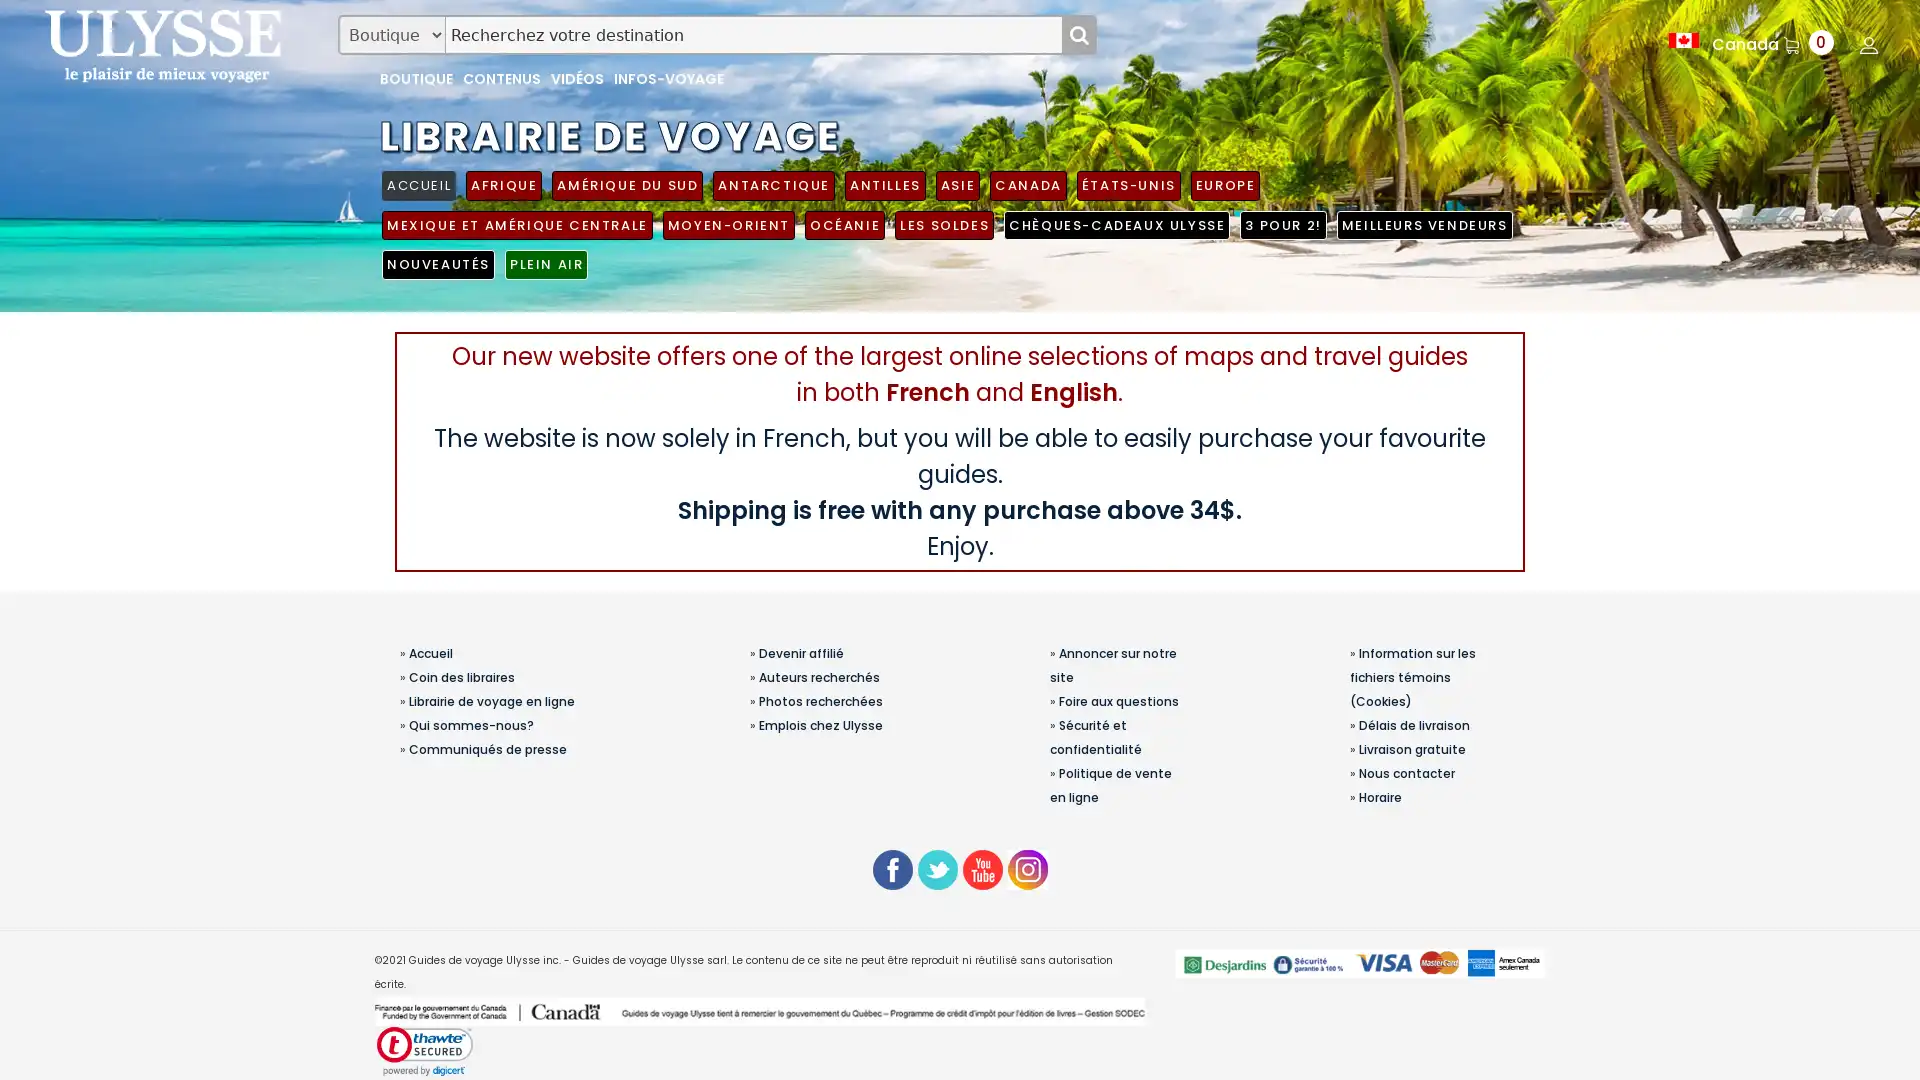 This screenshot has width=1920, height=1080. I want to click on ANTARCTIQUE, so click(772, 185).